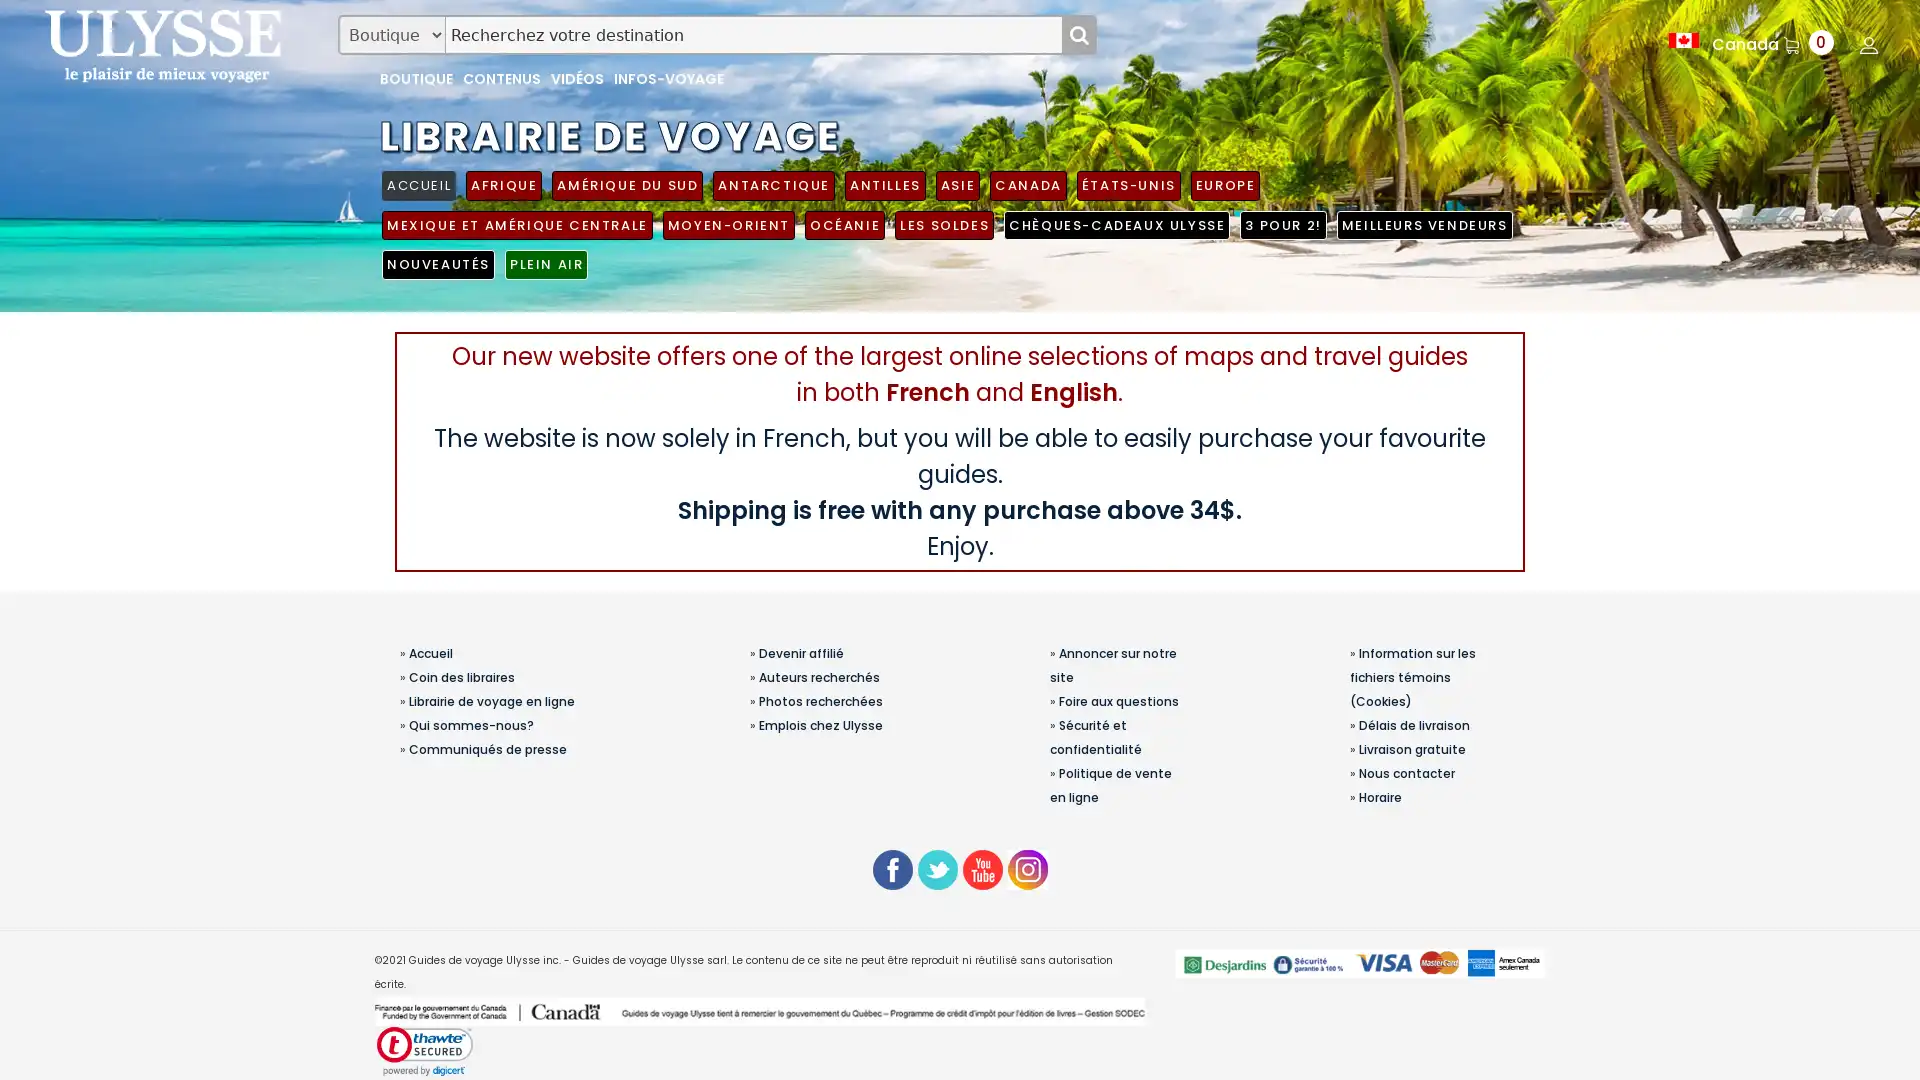 This screenshot has width=1920, height=1080. I want to click on ANTARCTIQUE, so click(772, 185).